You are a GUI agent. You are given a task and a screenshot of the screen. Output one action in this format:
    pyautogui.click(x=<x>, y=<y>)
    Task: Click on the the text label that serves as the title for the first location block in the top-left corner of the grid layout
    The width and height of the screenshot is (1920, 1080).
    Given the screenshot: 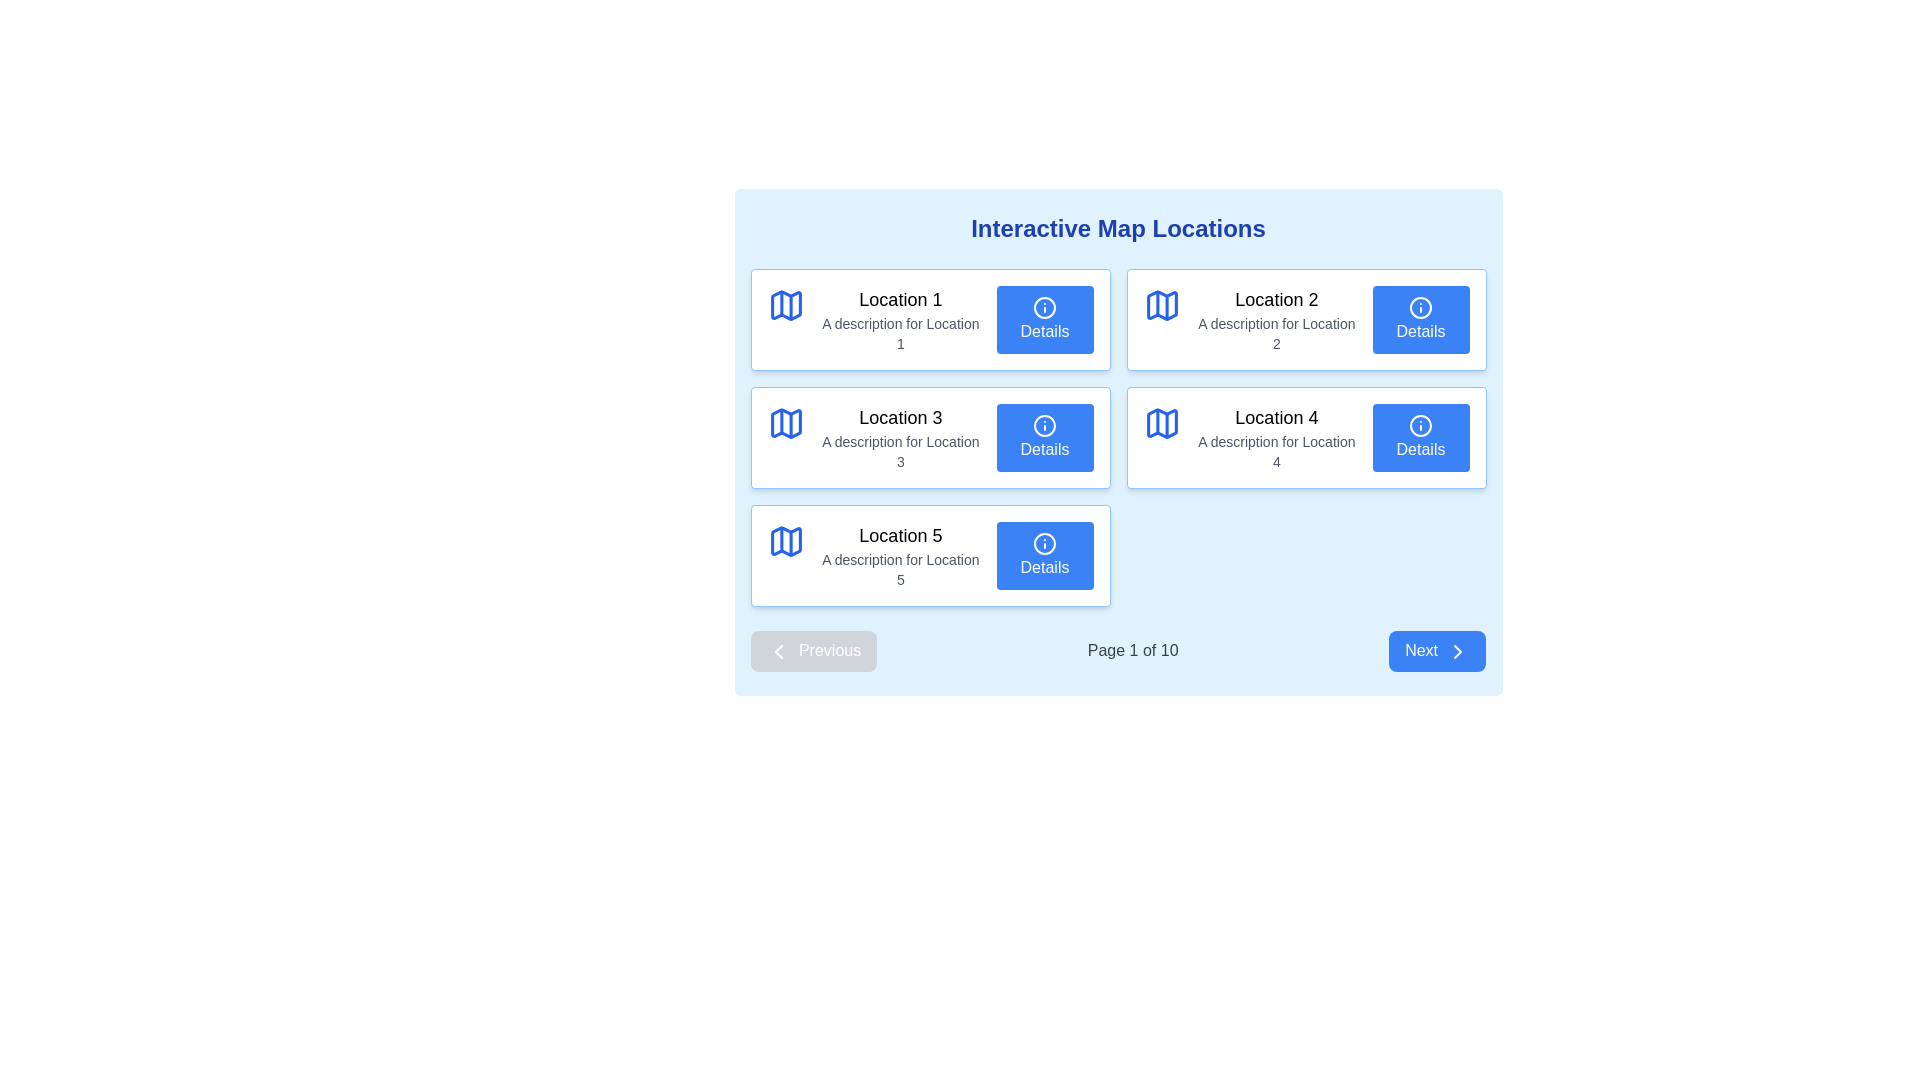 What is the action you would take?
    pyautogui.click(x=899, y=300)
    